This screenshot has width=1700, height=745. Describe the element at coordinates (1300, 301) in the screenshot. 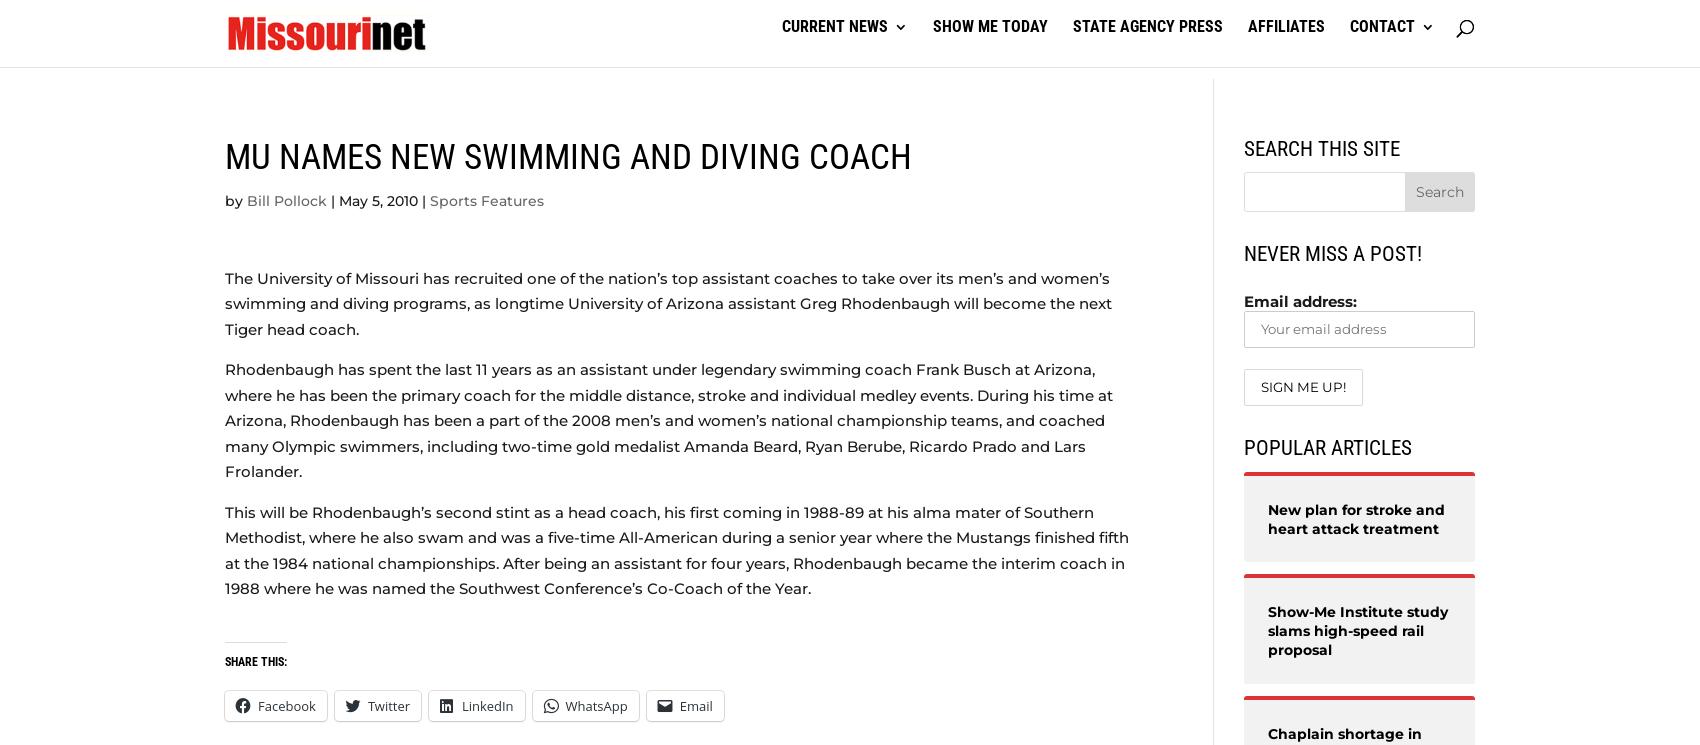

I see `'Email address:'` at that location.